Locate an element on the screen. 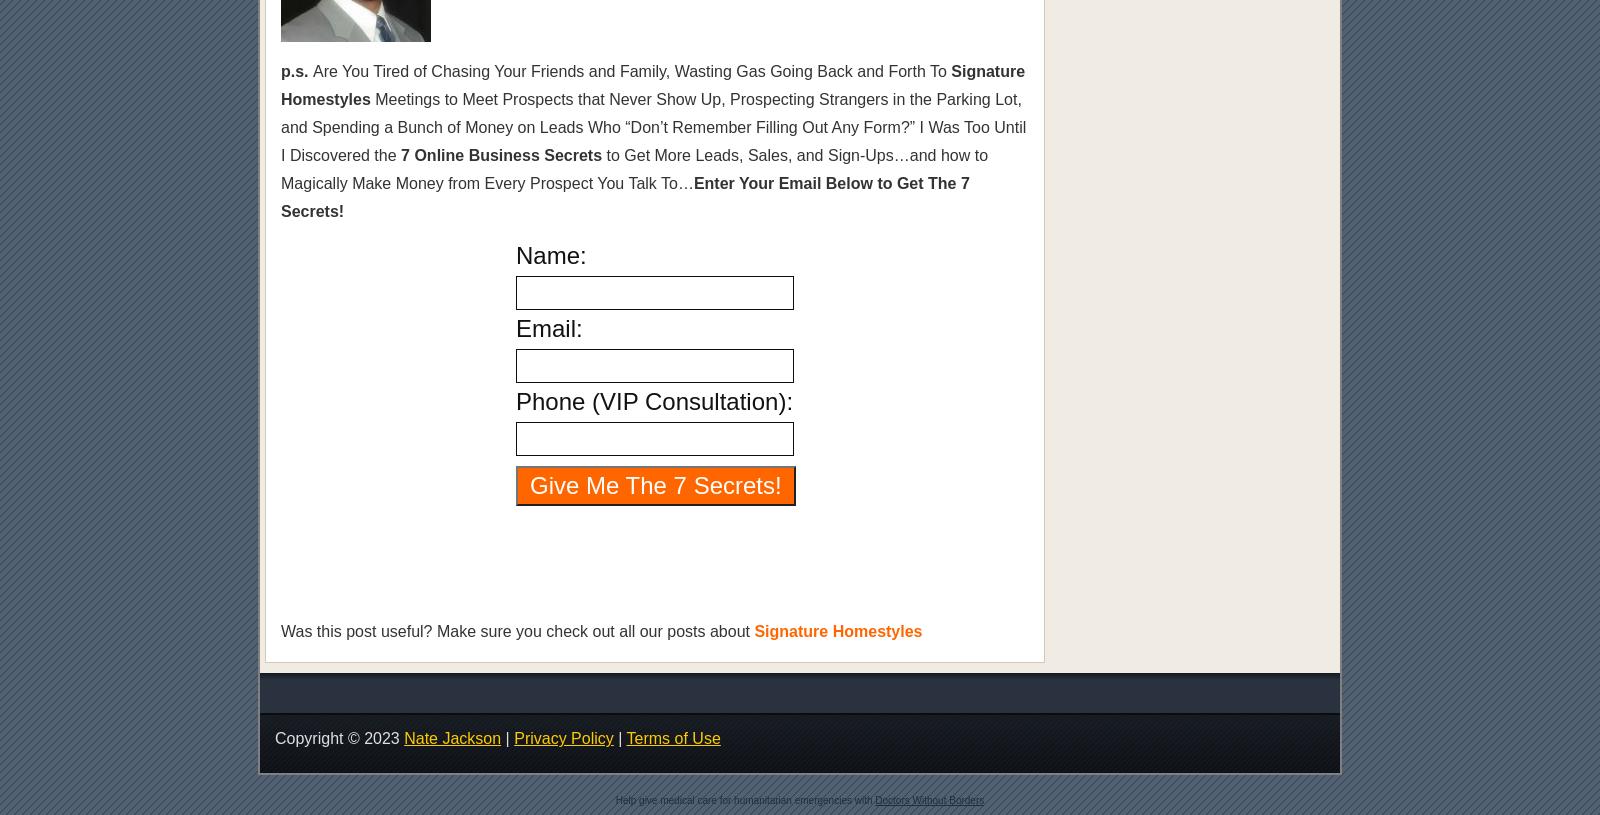 The height and width of the screenshot is (815, 1600). '7 Online Business Secrets' is located at coordinates (500, 155).